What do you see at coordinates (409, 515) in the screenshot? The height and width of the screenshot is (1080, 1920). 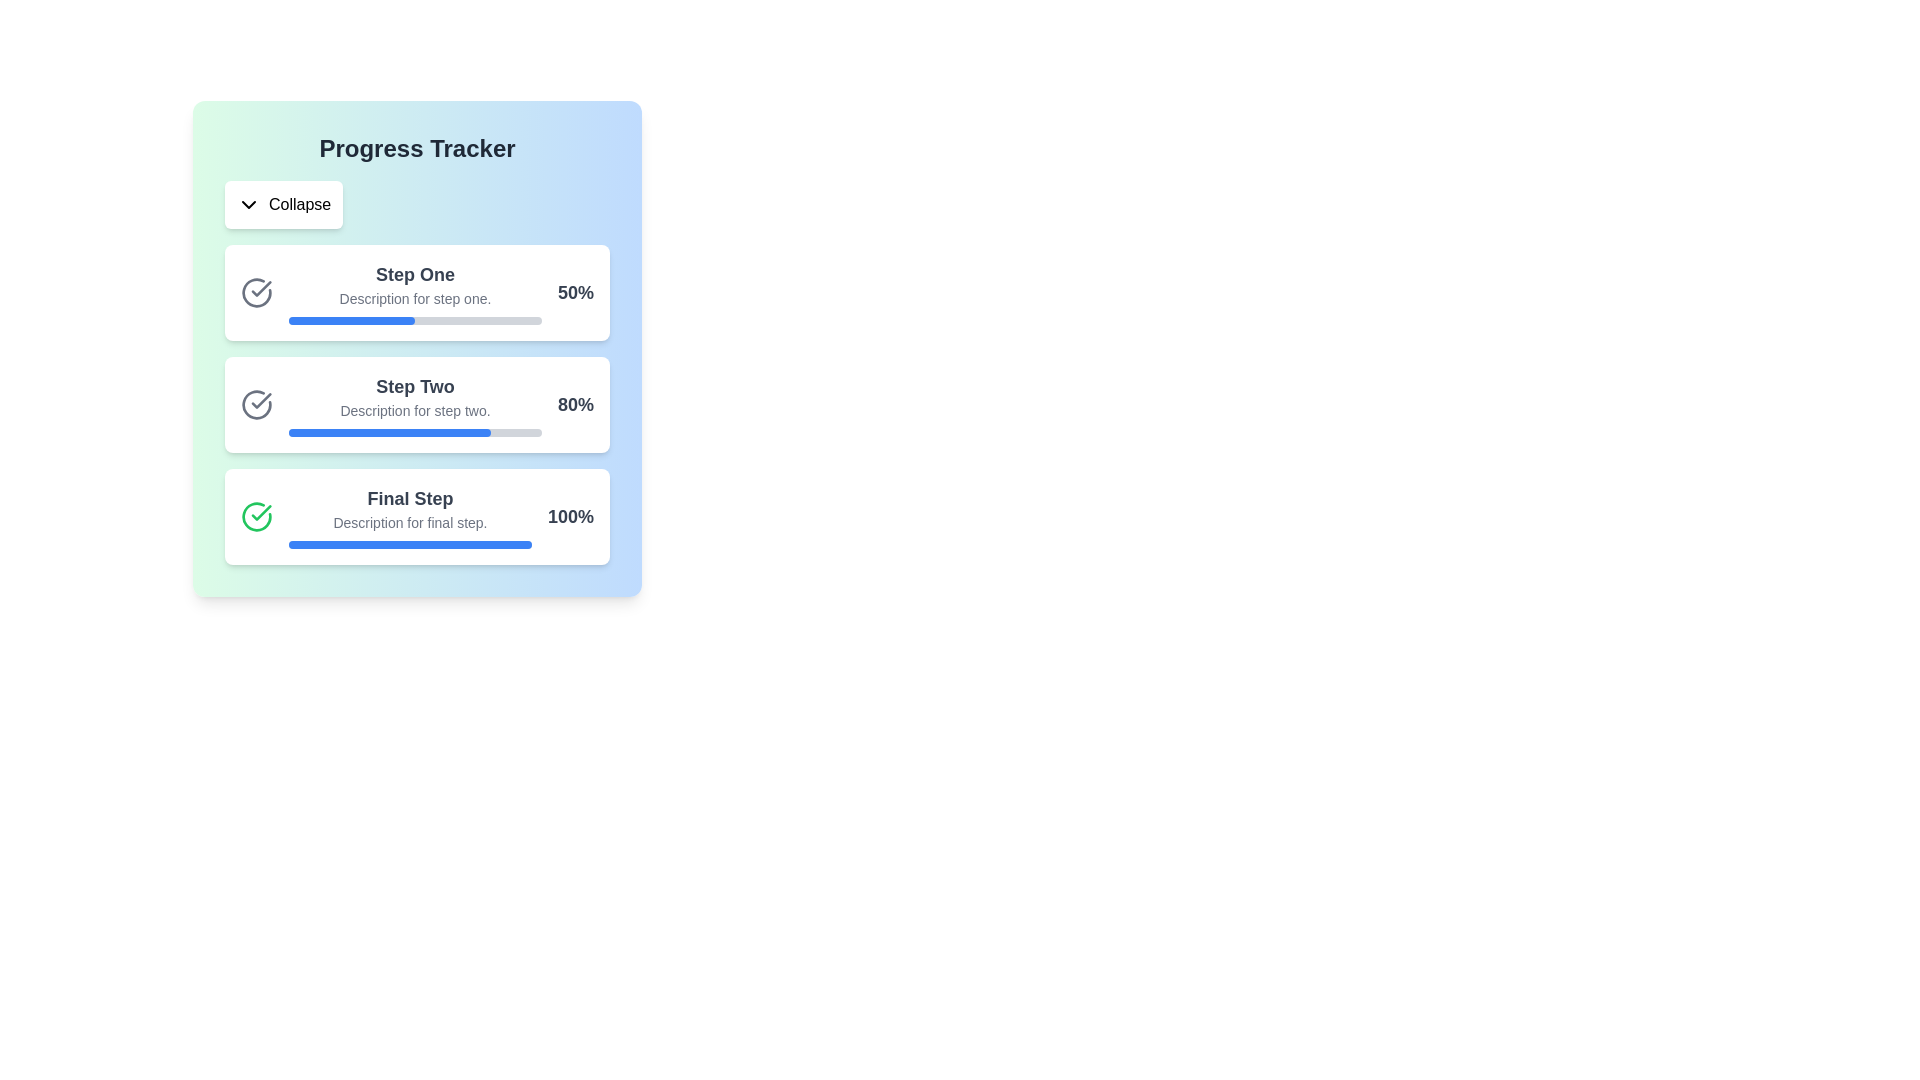 I see `the Text block that provides a title and description for the final step in the progress tracker, located below 'Step Two'` at bounding box center [409, 515].